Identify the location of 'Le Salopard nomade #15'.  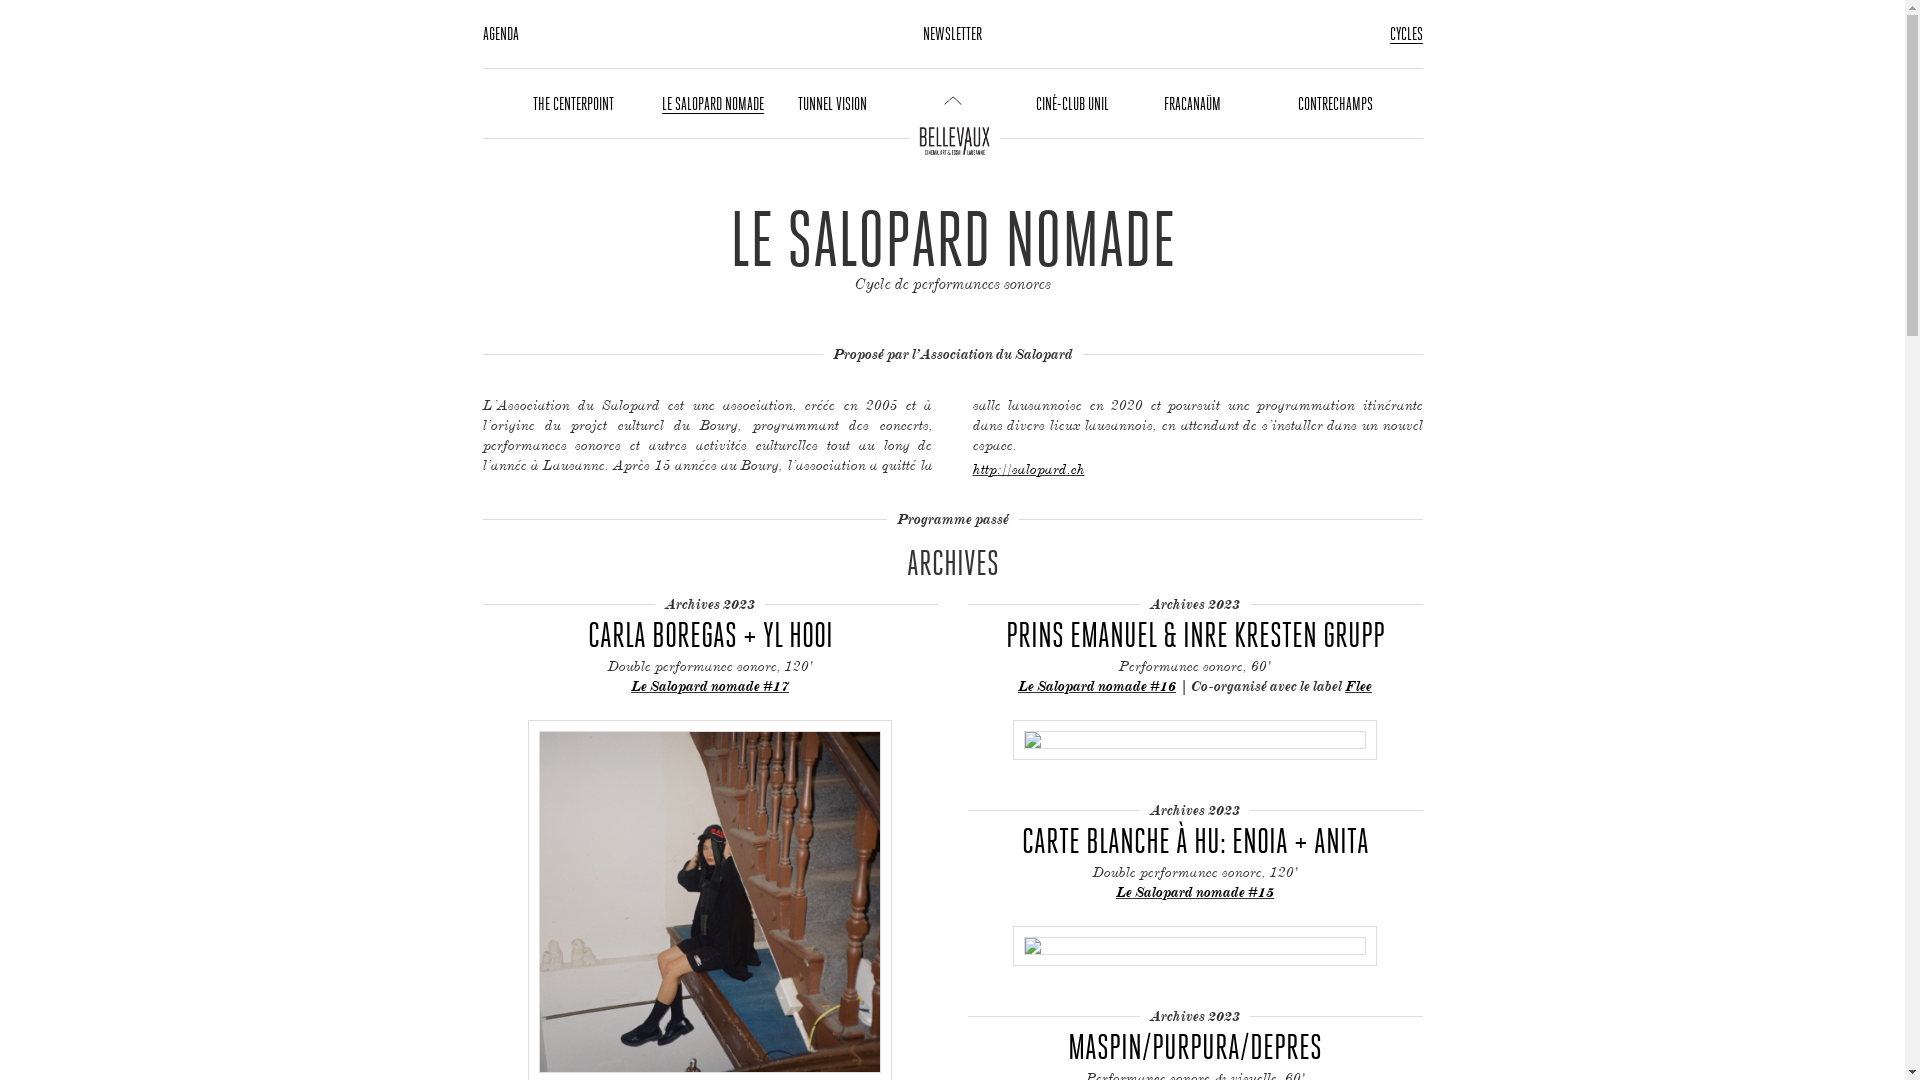
(1195, 890).